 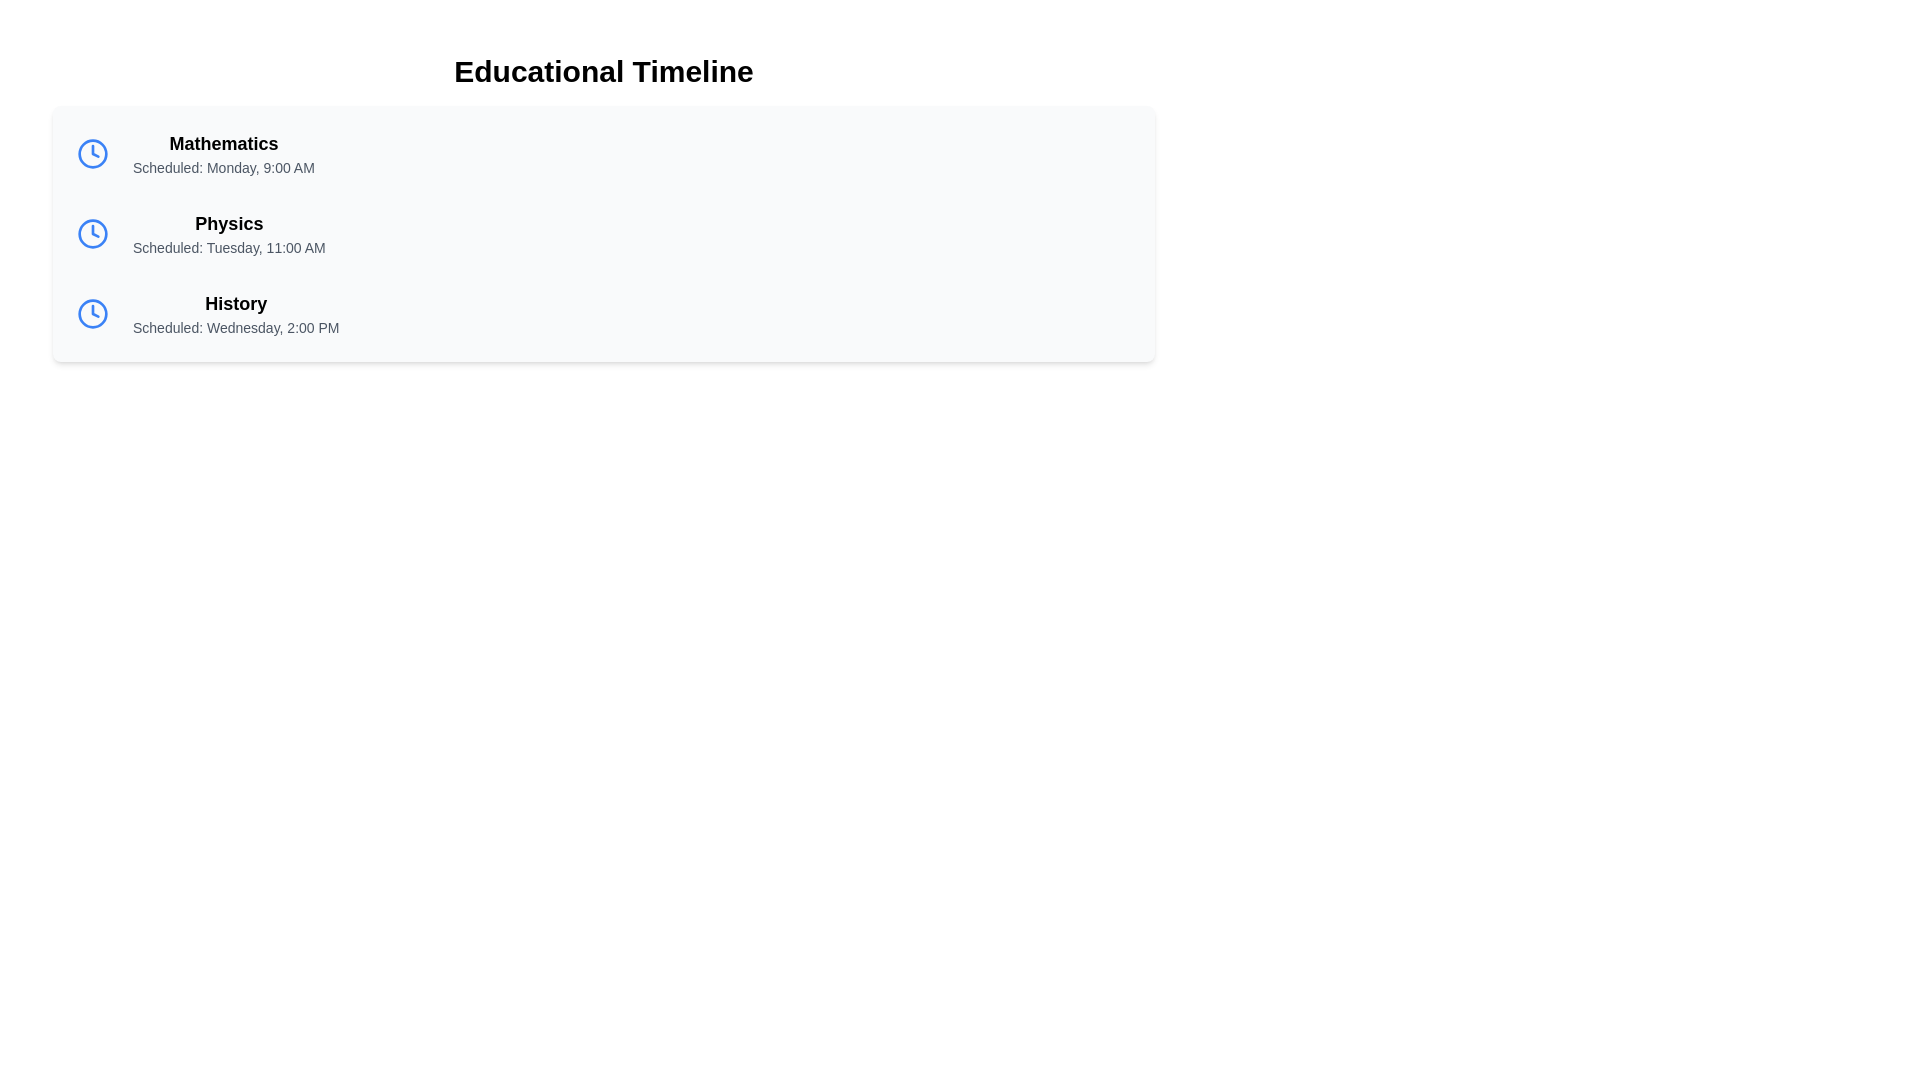 I want to click on the text element labeled as a topic title located below 'Mathematics' and 'Physics' in the educational schedule section under 'Educational Timeline', so click(x=236, y=304).